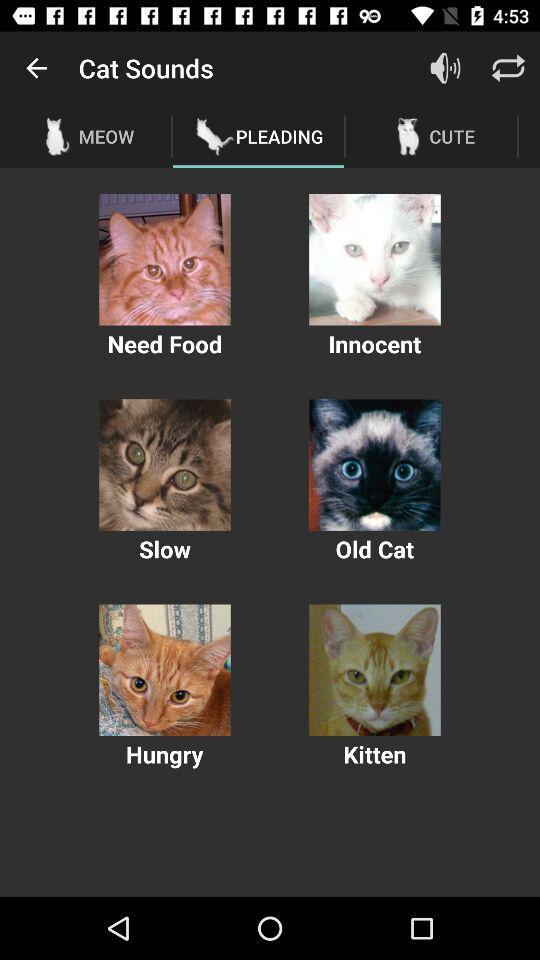  Describe the element at coordinates (36, 68) in the screenshot. I see `item to the left of the cat sounds item` at that location.